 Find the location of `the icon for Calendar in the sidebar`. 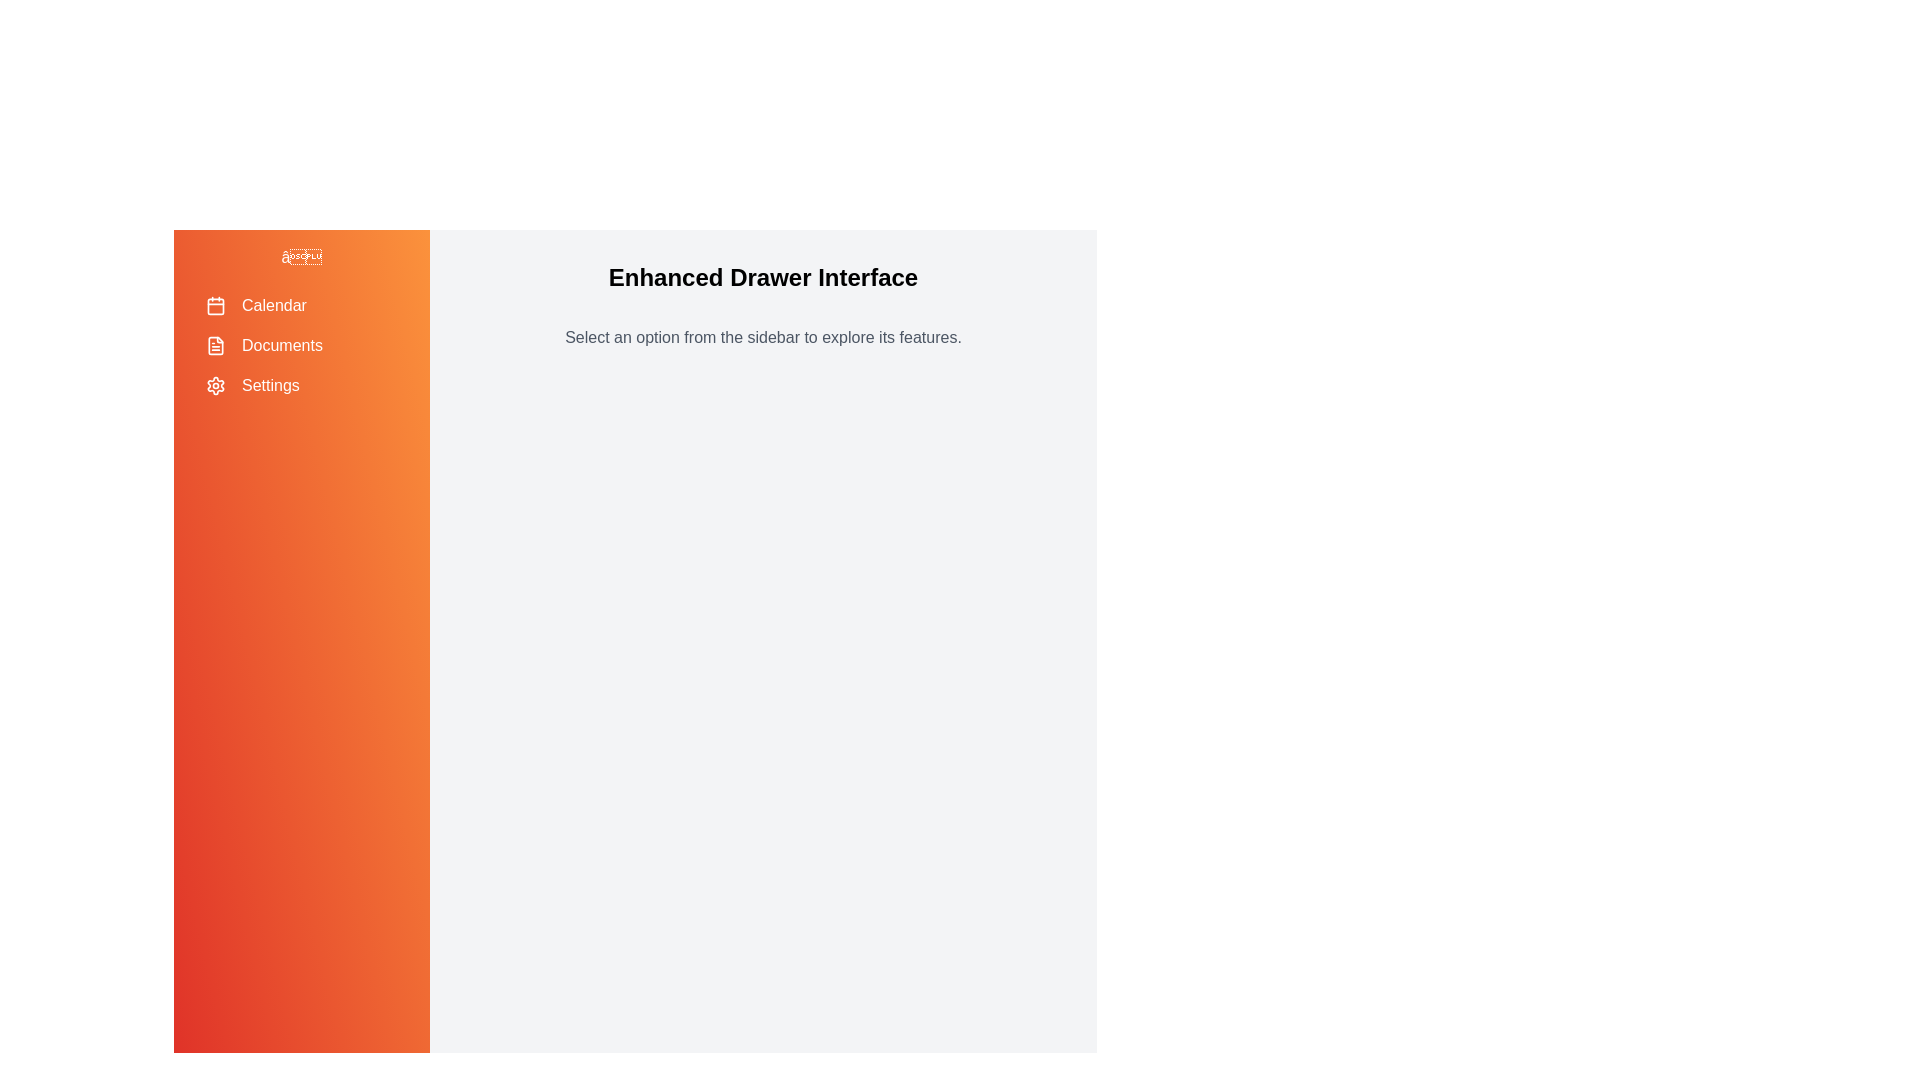

the icon for Calendar in the sidebar is located at coordinates (216, 305).